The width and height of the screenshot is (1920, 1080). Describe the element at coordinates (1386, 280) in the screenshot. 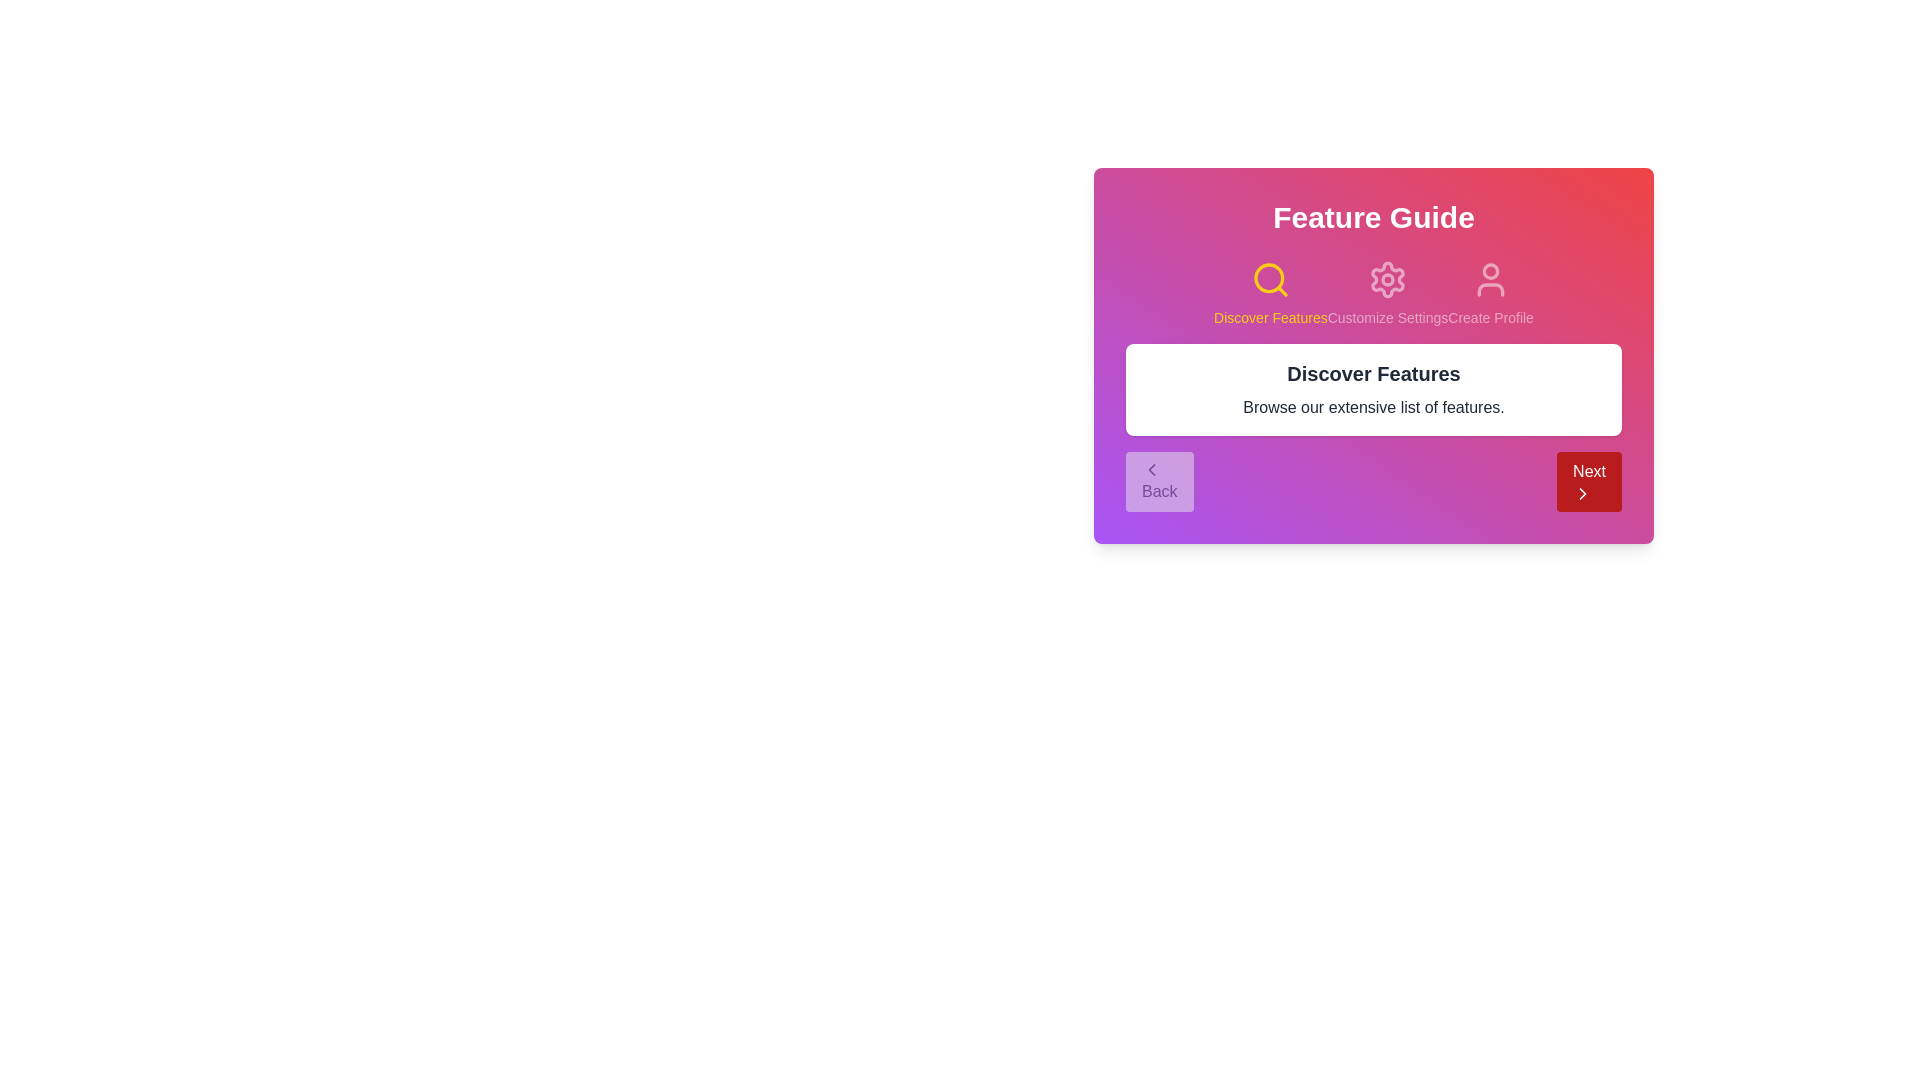

I see `the step associated with Customize Settings by clicking its icon` at that location.